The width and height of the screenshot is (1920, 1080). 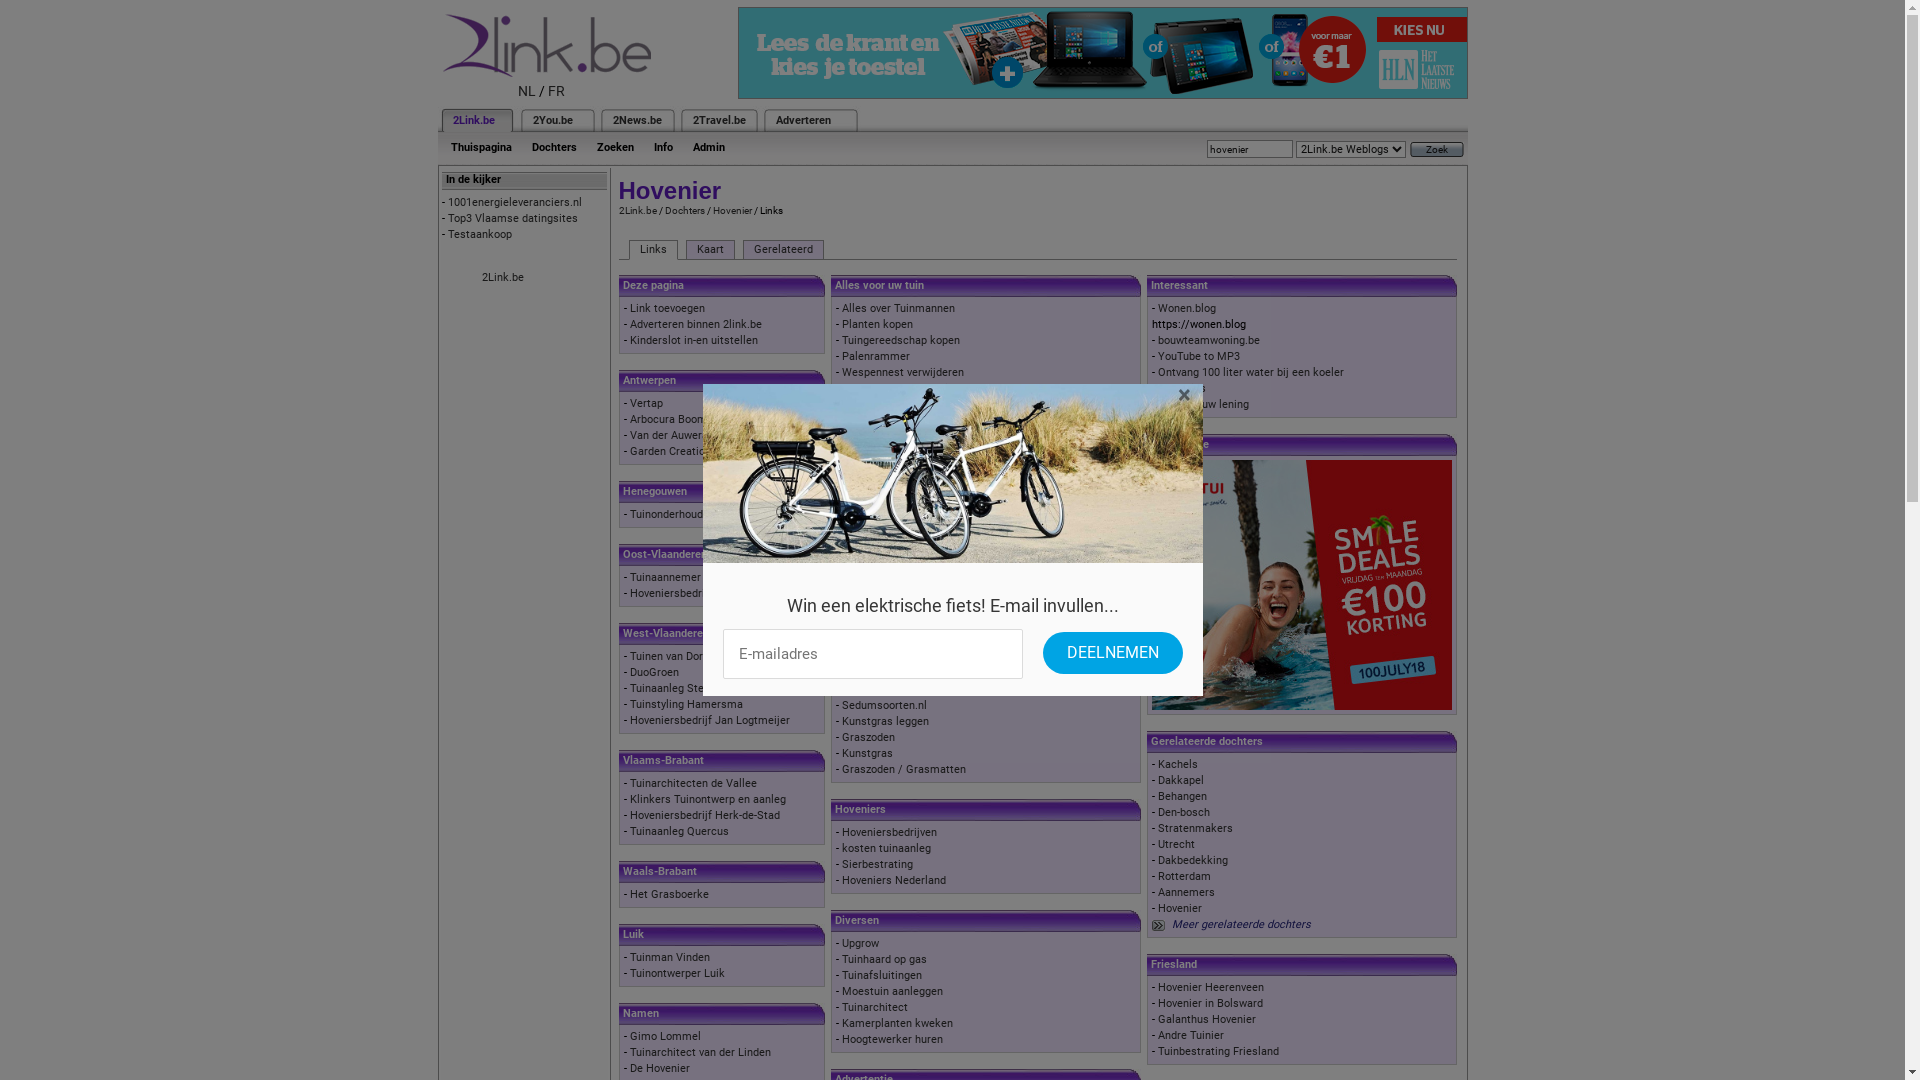 I want to click on 'Wespennest verwijderen', so click(x=901, y=372).